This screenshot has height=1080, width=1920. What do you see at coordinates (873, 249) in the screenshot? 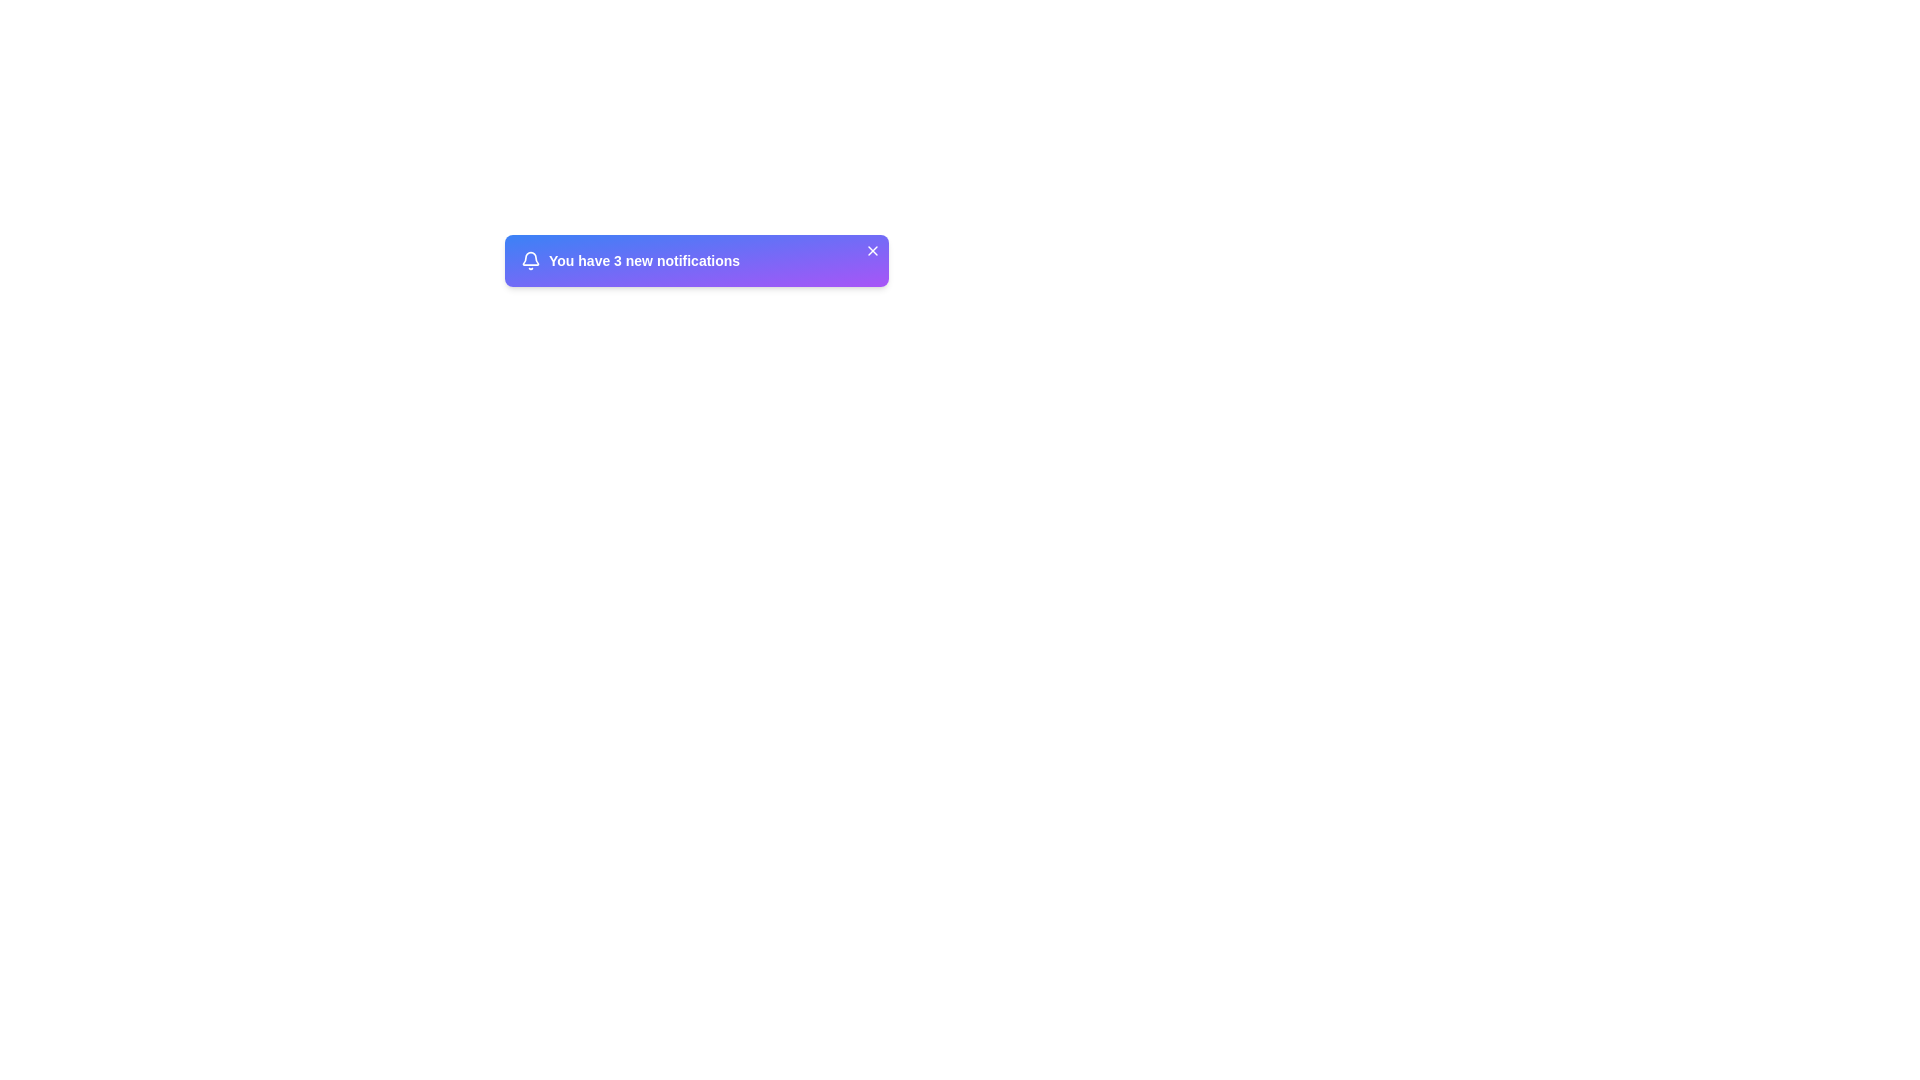
I see `the close button in the top-right corner of the notification panel` at bounding box center [873, 249].